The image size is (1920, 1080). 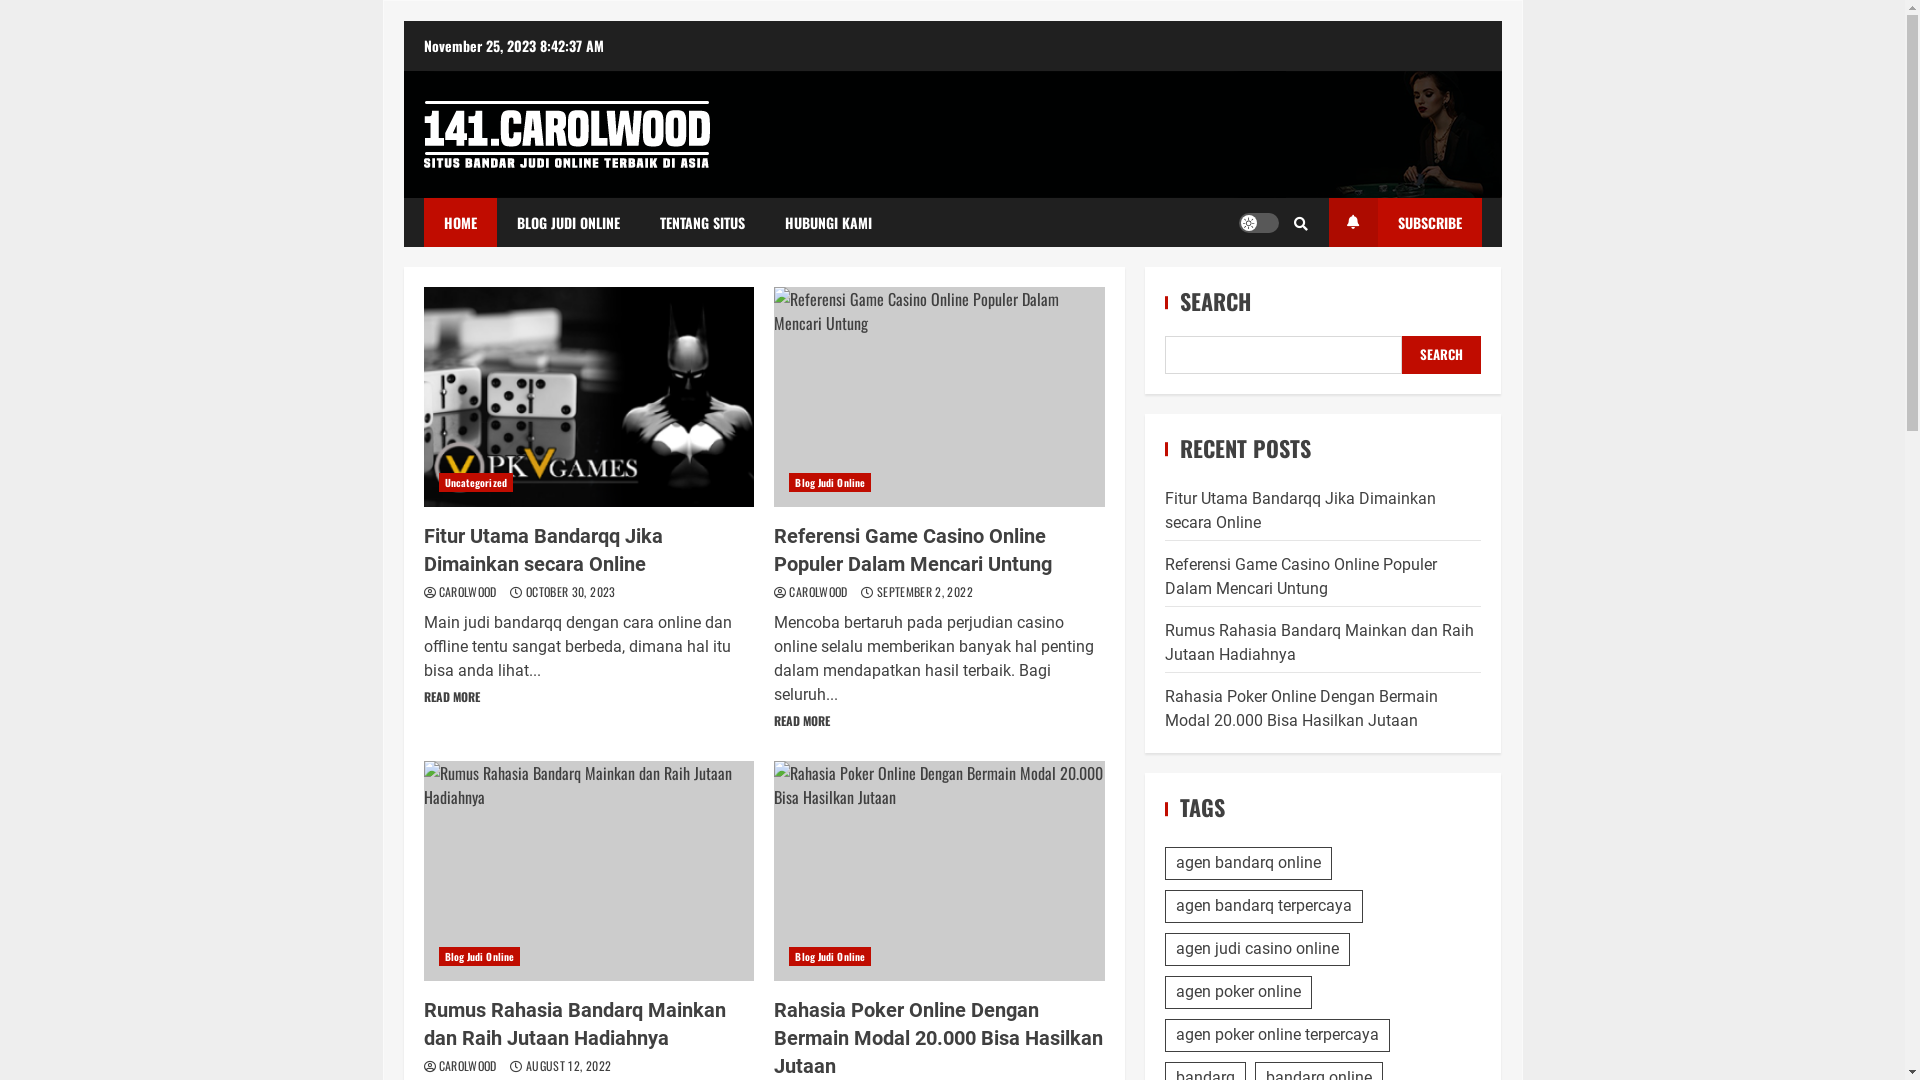 What do you see at coordinates (543, 550) in the screenshot?
I see `'Fitur Utama Bandarqq Jika Dimainkan secara Online'` at bounding box center [543, 550].